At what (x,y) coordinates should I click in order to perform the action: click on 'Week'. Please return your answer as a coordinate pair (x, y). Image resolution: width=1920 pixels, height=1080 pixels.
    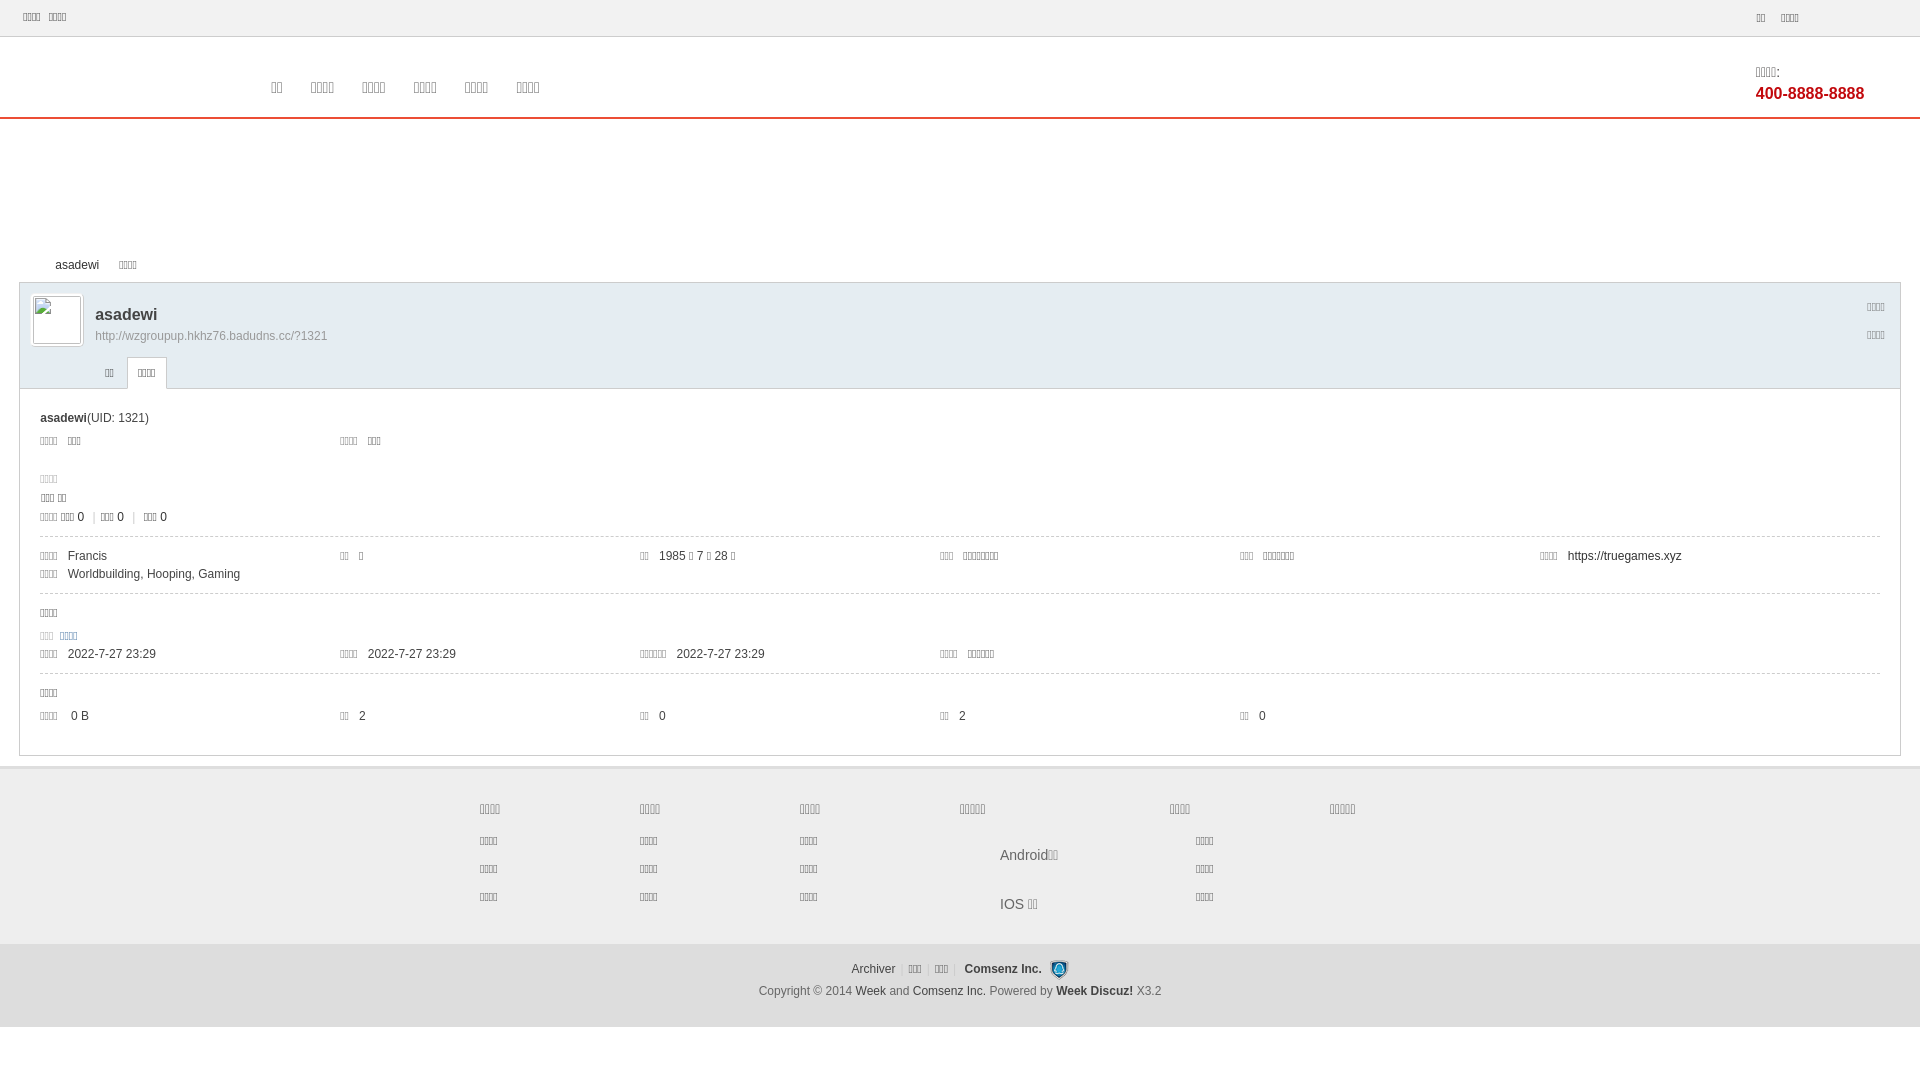
    Looking at the image, I should click on (873, 991).